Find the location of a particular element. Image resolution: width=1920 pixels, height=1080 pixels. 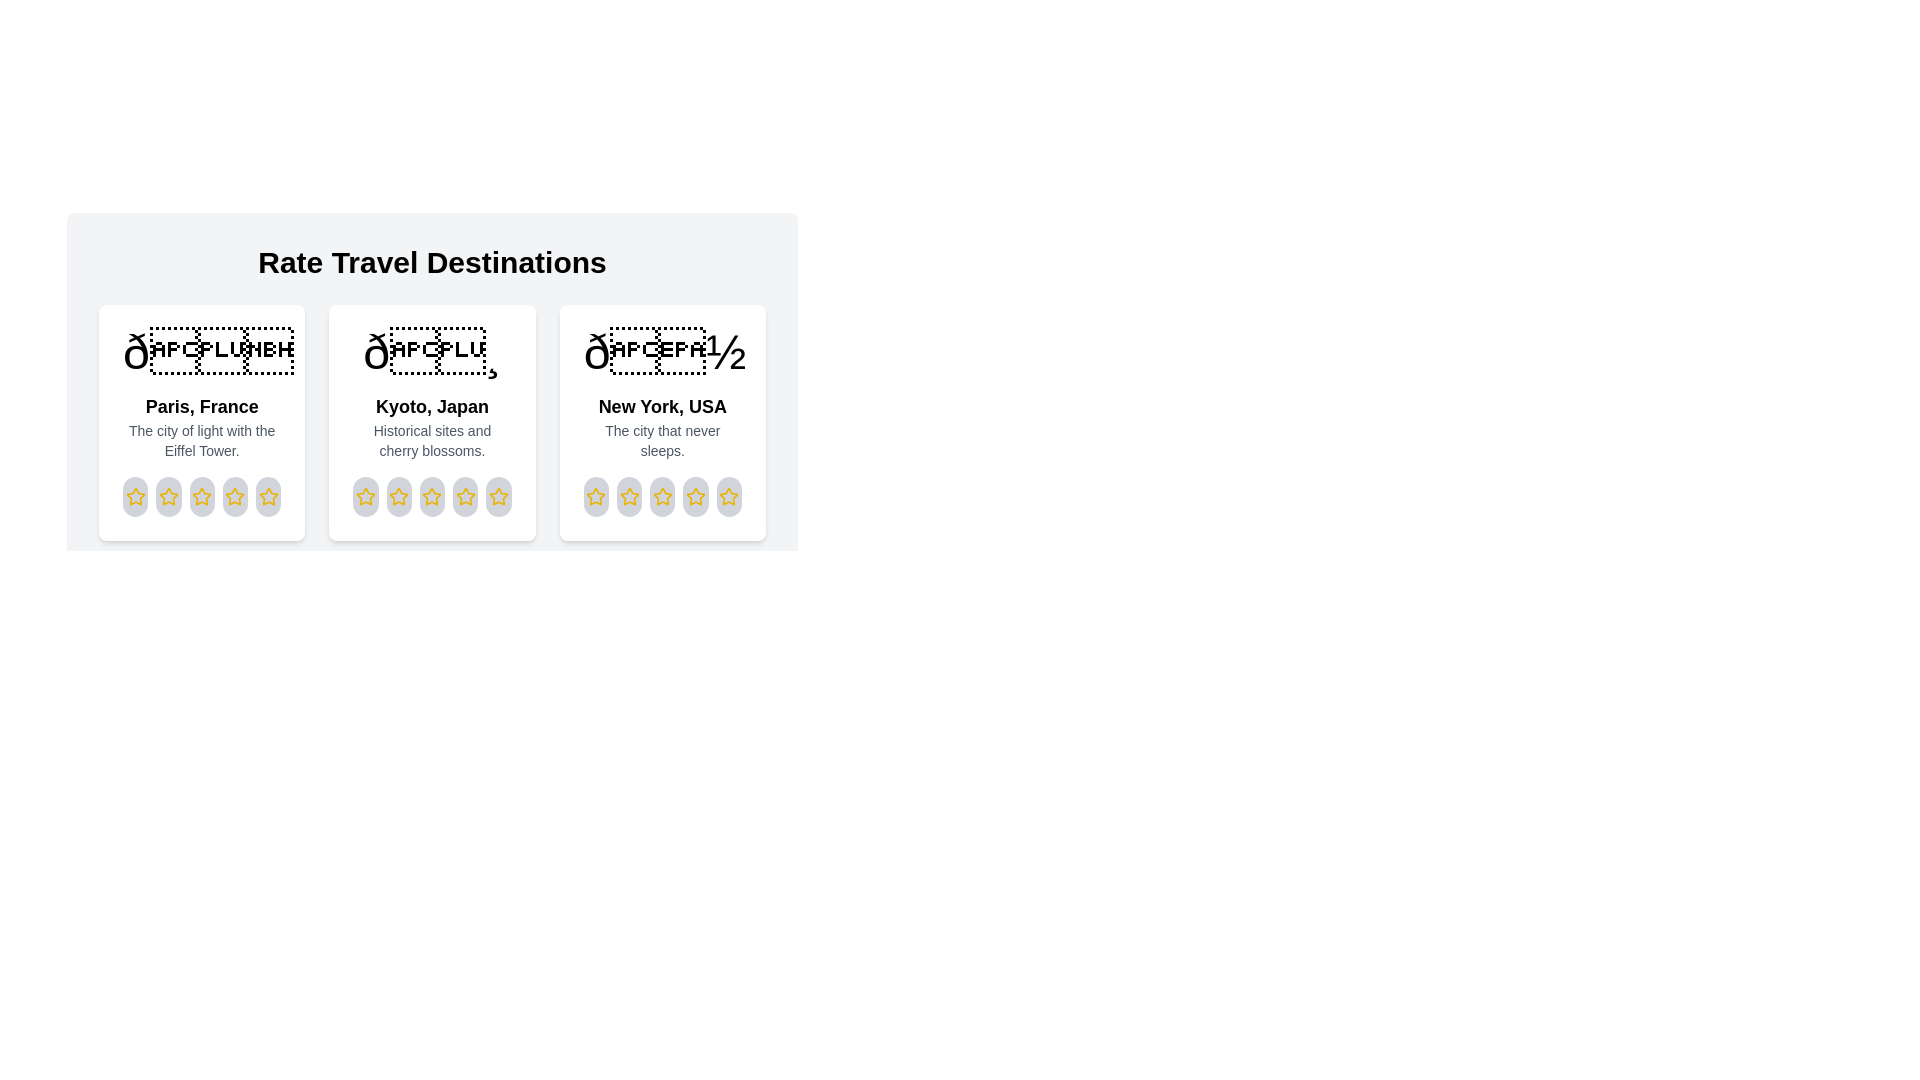

the destination name to view it is located at coordinates (201, 406).